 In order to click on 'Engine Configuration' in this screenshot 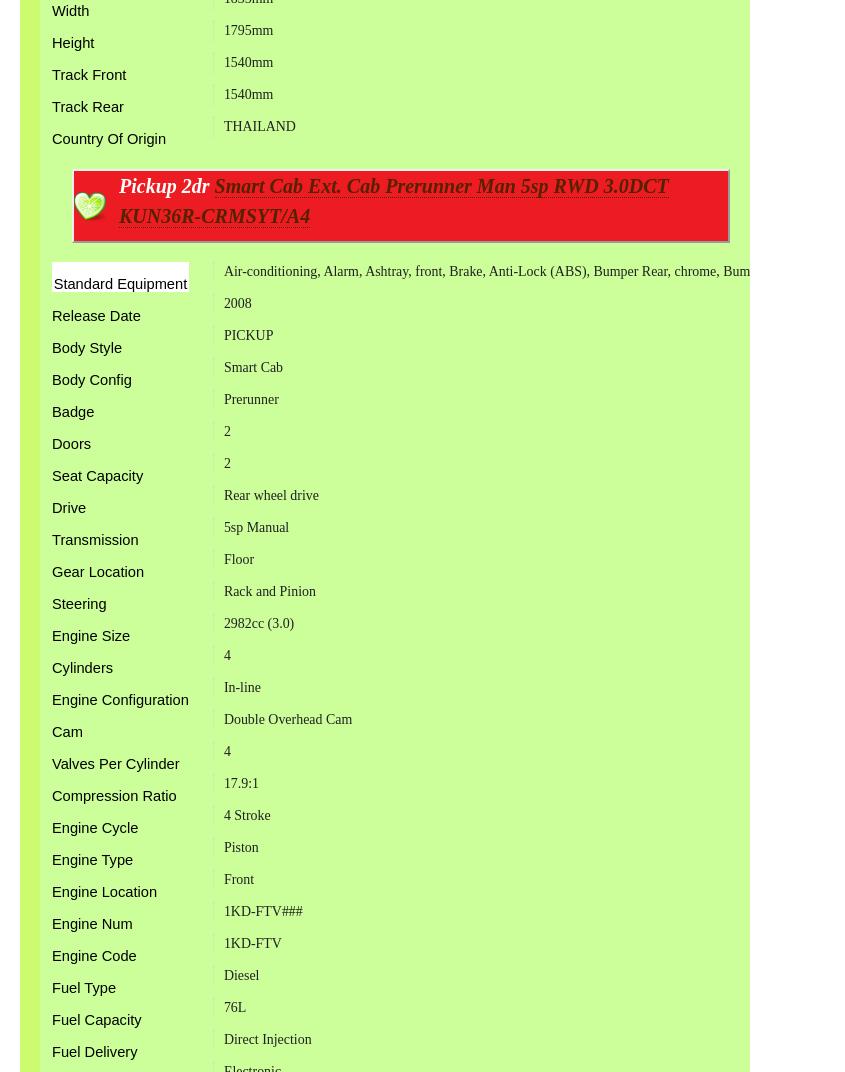, I will do `click(119, 699)`.